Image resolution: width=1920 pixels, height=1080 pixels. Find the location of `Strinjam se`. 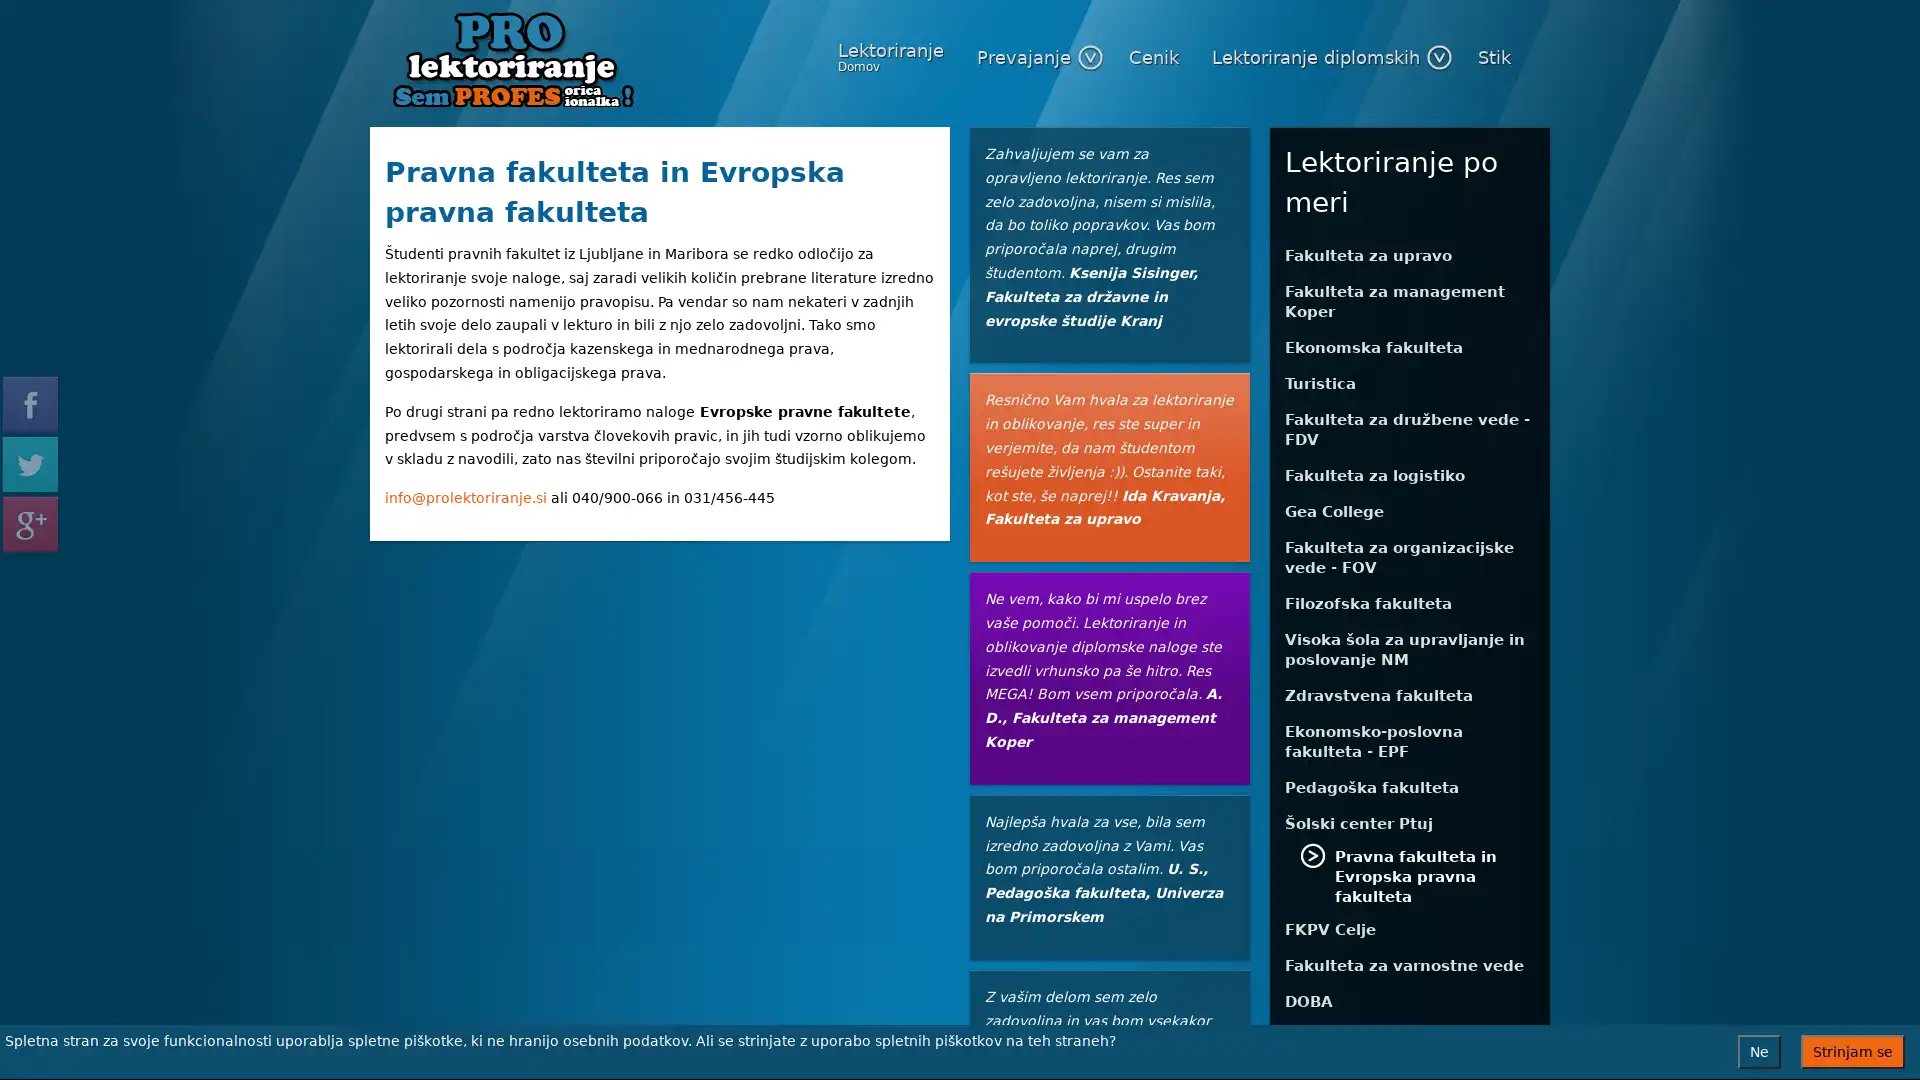

Strinjam se is located at coordinates (1851, 1051).